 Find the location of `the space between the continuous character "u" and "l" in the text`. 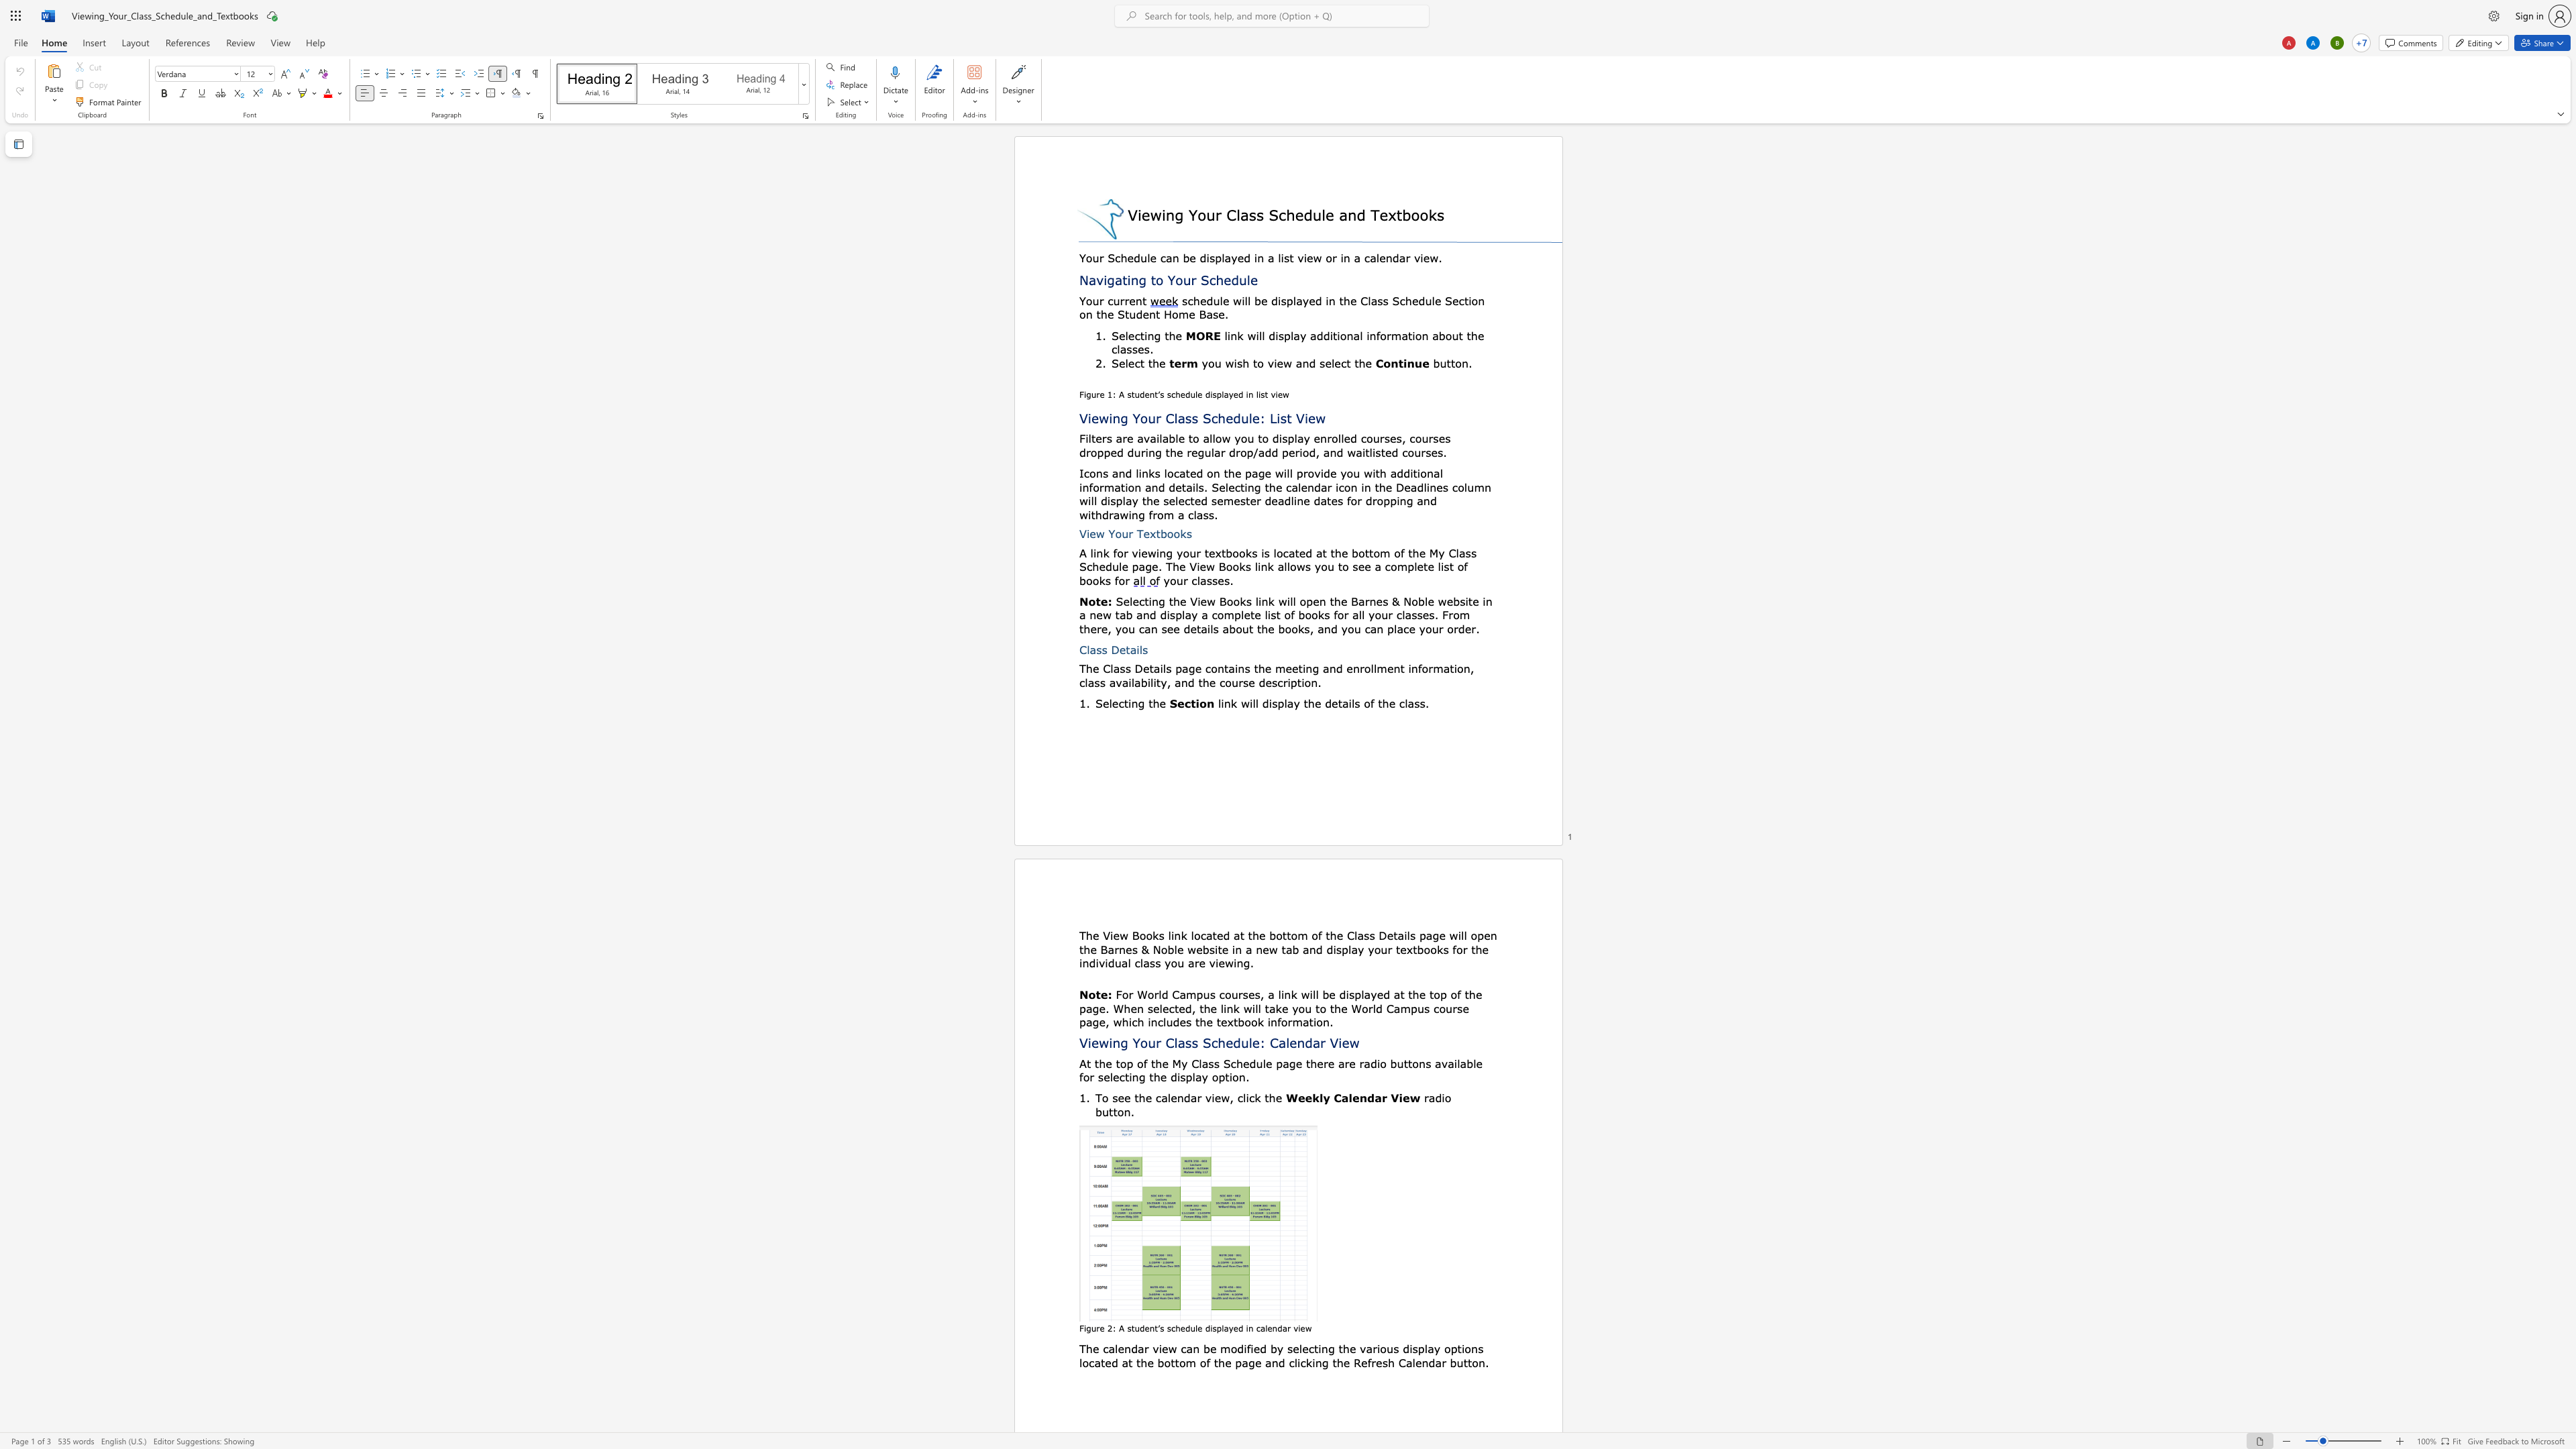

the space between the continuous character "u" and "l" in the text is located at coordinates (1246, 1042).